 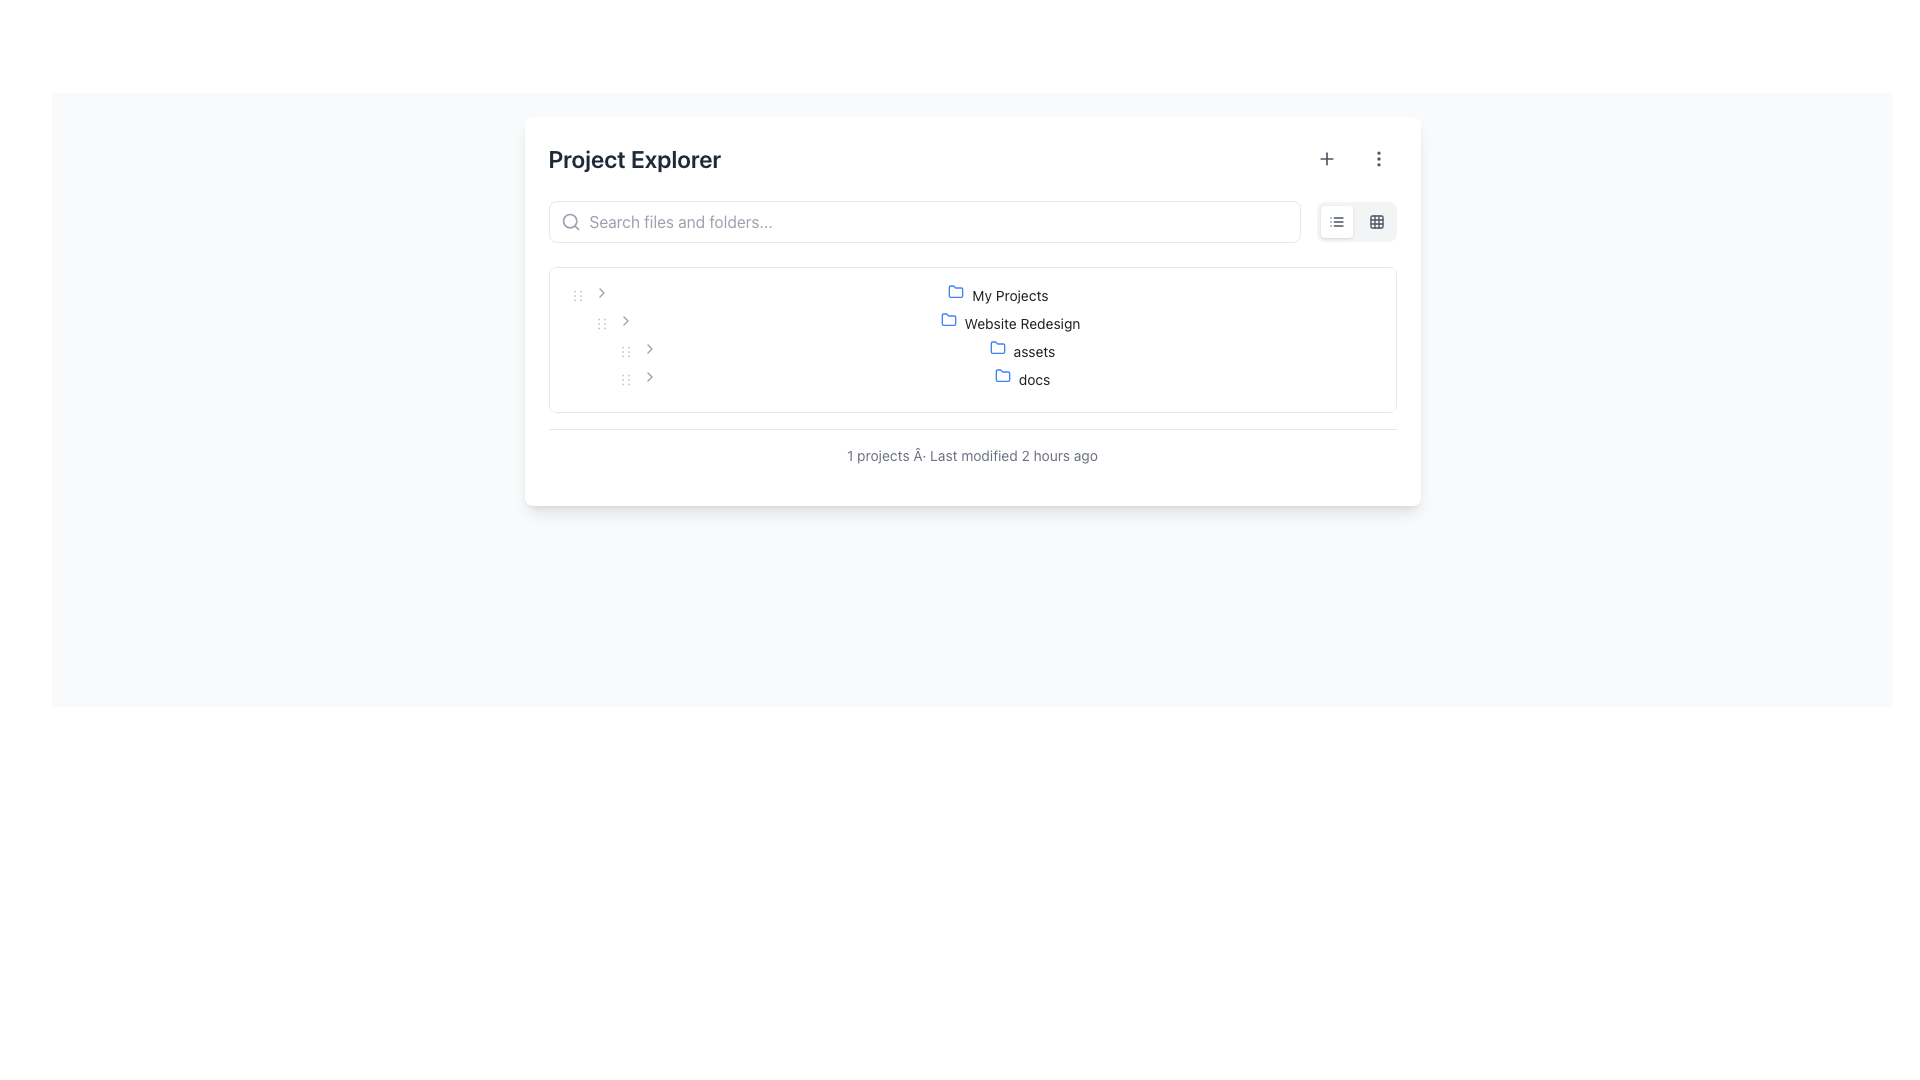 What do you see at coordinates (972, 455) in the screenshot?
I see `the small text area displaying the project status, which is located below the project list and reads '1 projects · Last modified 2 hours ago'` at bounding box center [972, 455].